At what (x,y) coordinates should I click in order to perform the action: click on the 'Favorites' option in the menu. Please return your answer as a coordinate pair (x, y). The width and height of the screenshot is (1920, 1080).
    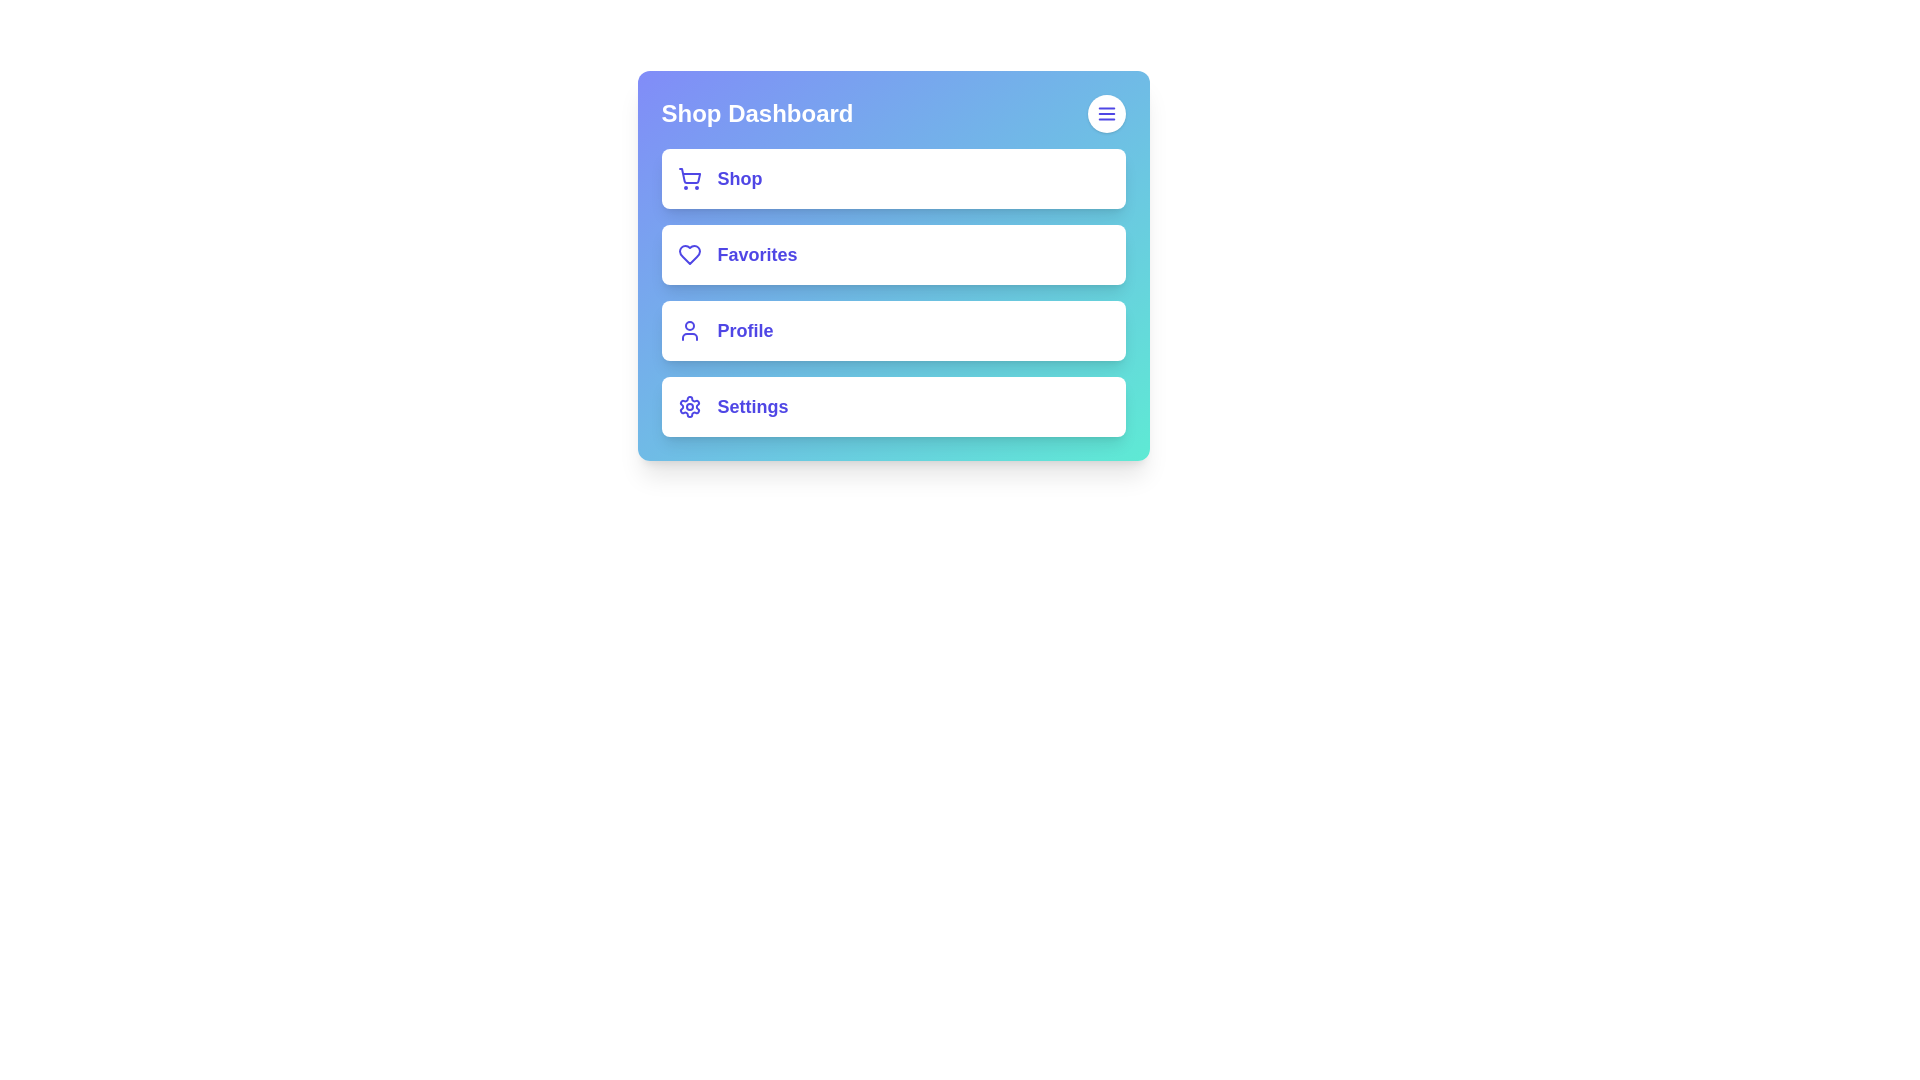
    Looking at the image, I should click on (892, 253).